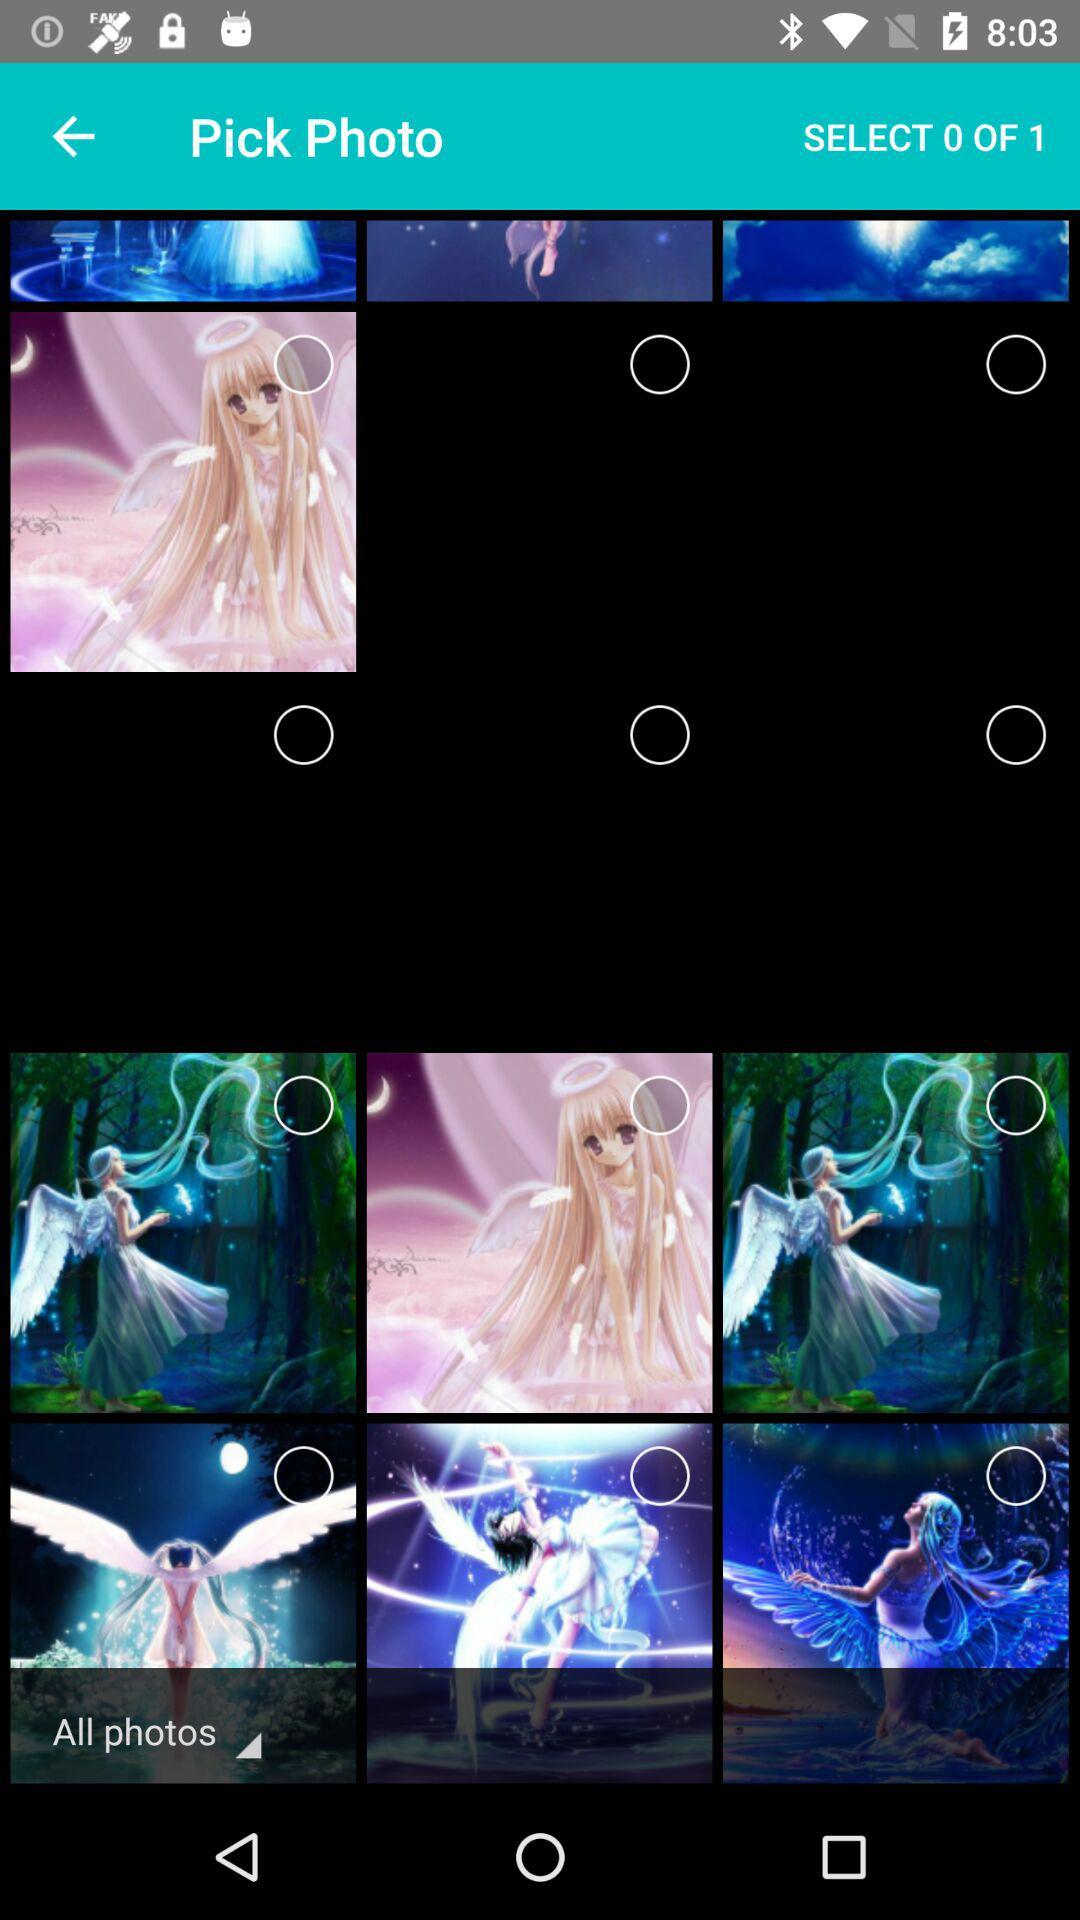 The image size is (1080, 1920). Describe the element at coordinates (1016, 1104) in the screenshot. I see `edit photo page` at that location.